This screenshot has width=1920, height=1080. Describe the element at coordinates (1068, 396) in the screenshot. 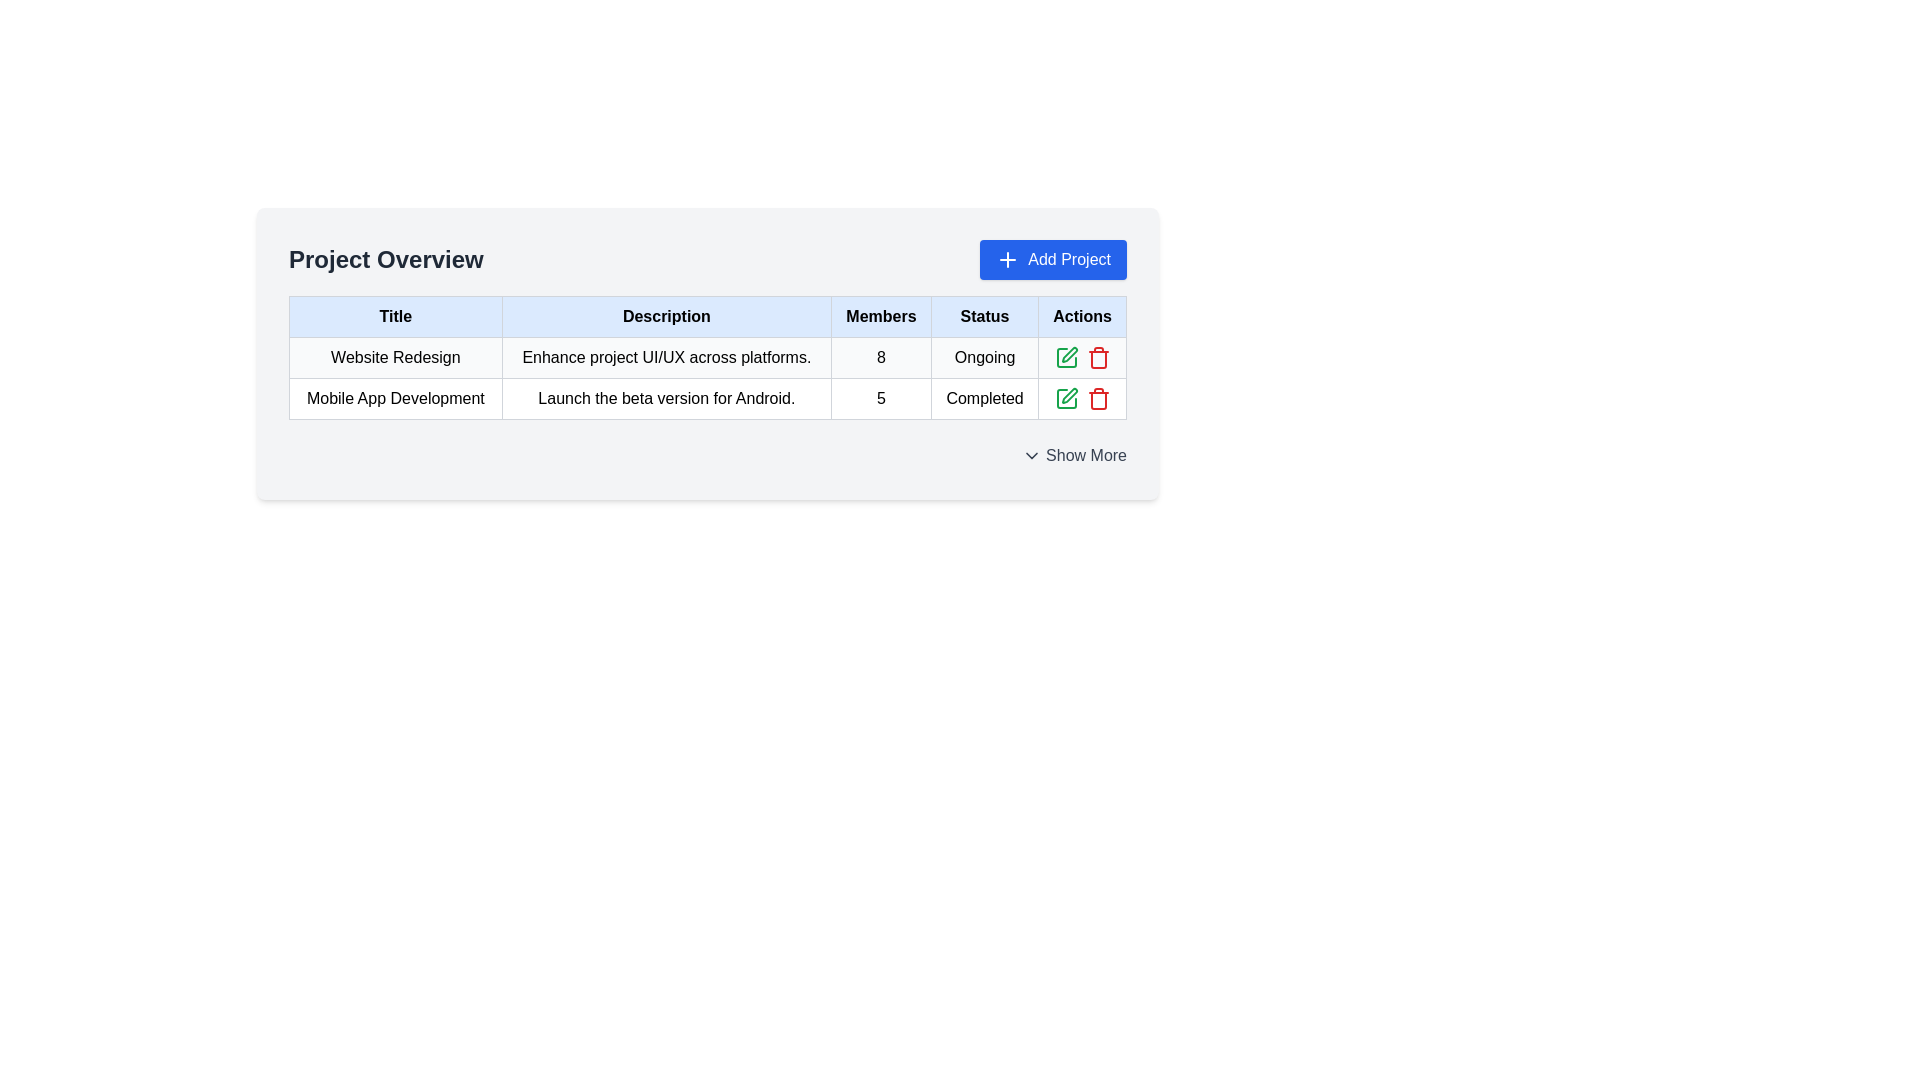

I see `the edit icon representing the edit function for the 'Mobile App Development' project` at that location.